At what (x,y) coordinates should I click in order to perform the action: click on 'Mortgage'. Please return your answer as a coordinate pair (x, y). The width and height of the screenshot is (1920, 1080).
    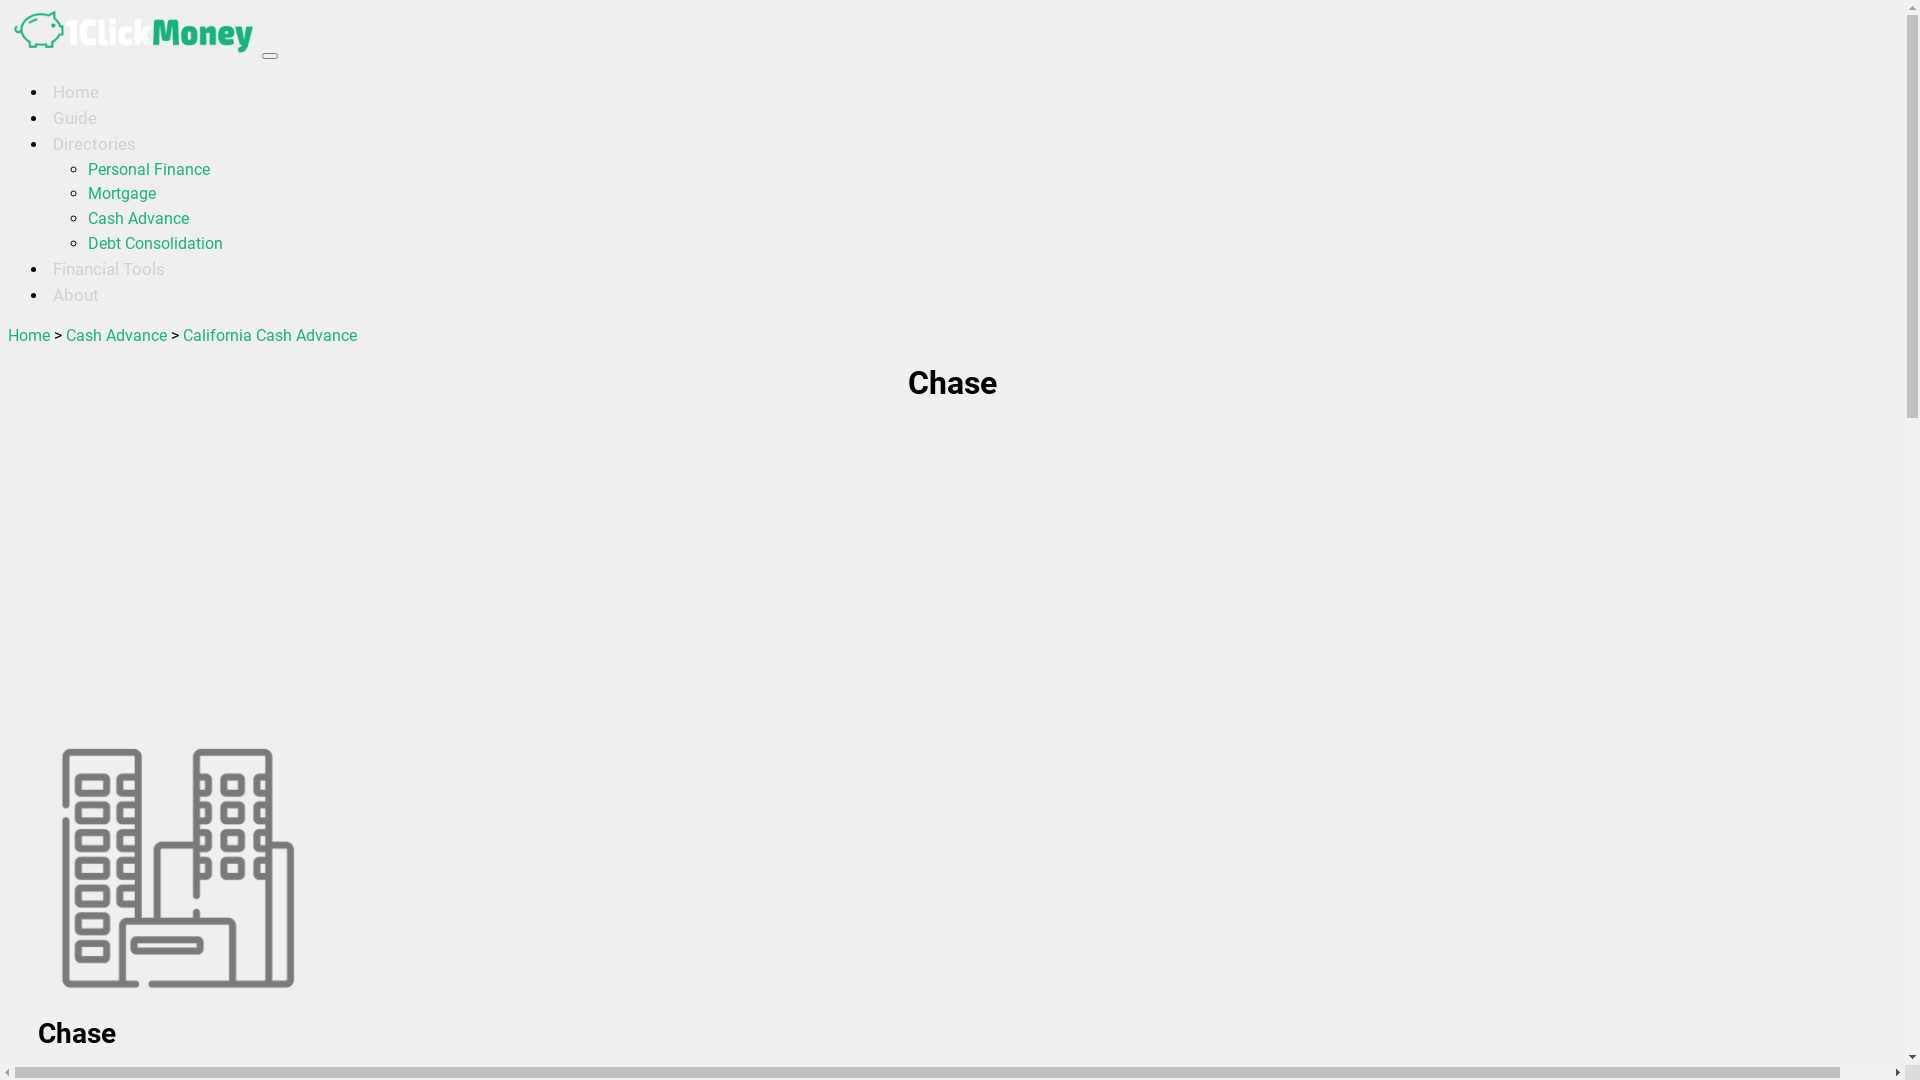
    Looking at the image, I should click on (120, 193).